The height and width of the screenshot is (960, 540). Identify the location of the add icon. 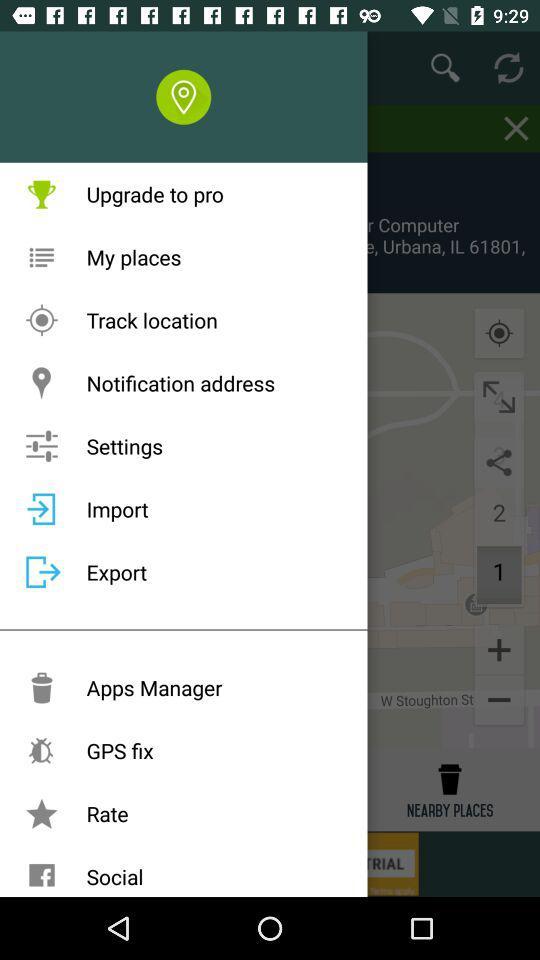
(498, 648).